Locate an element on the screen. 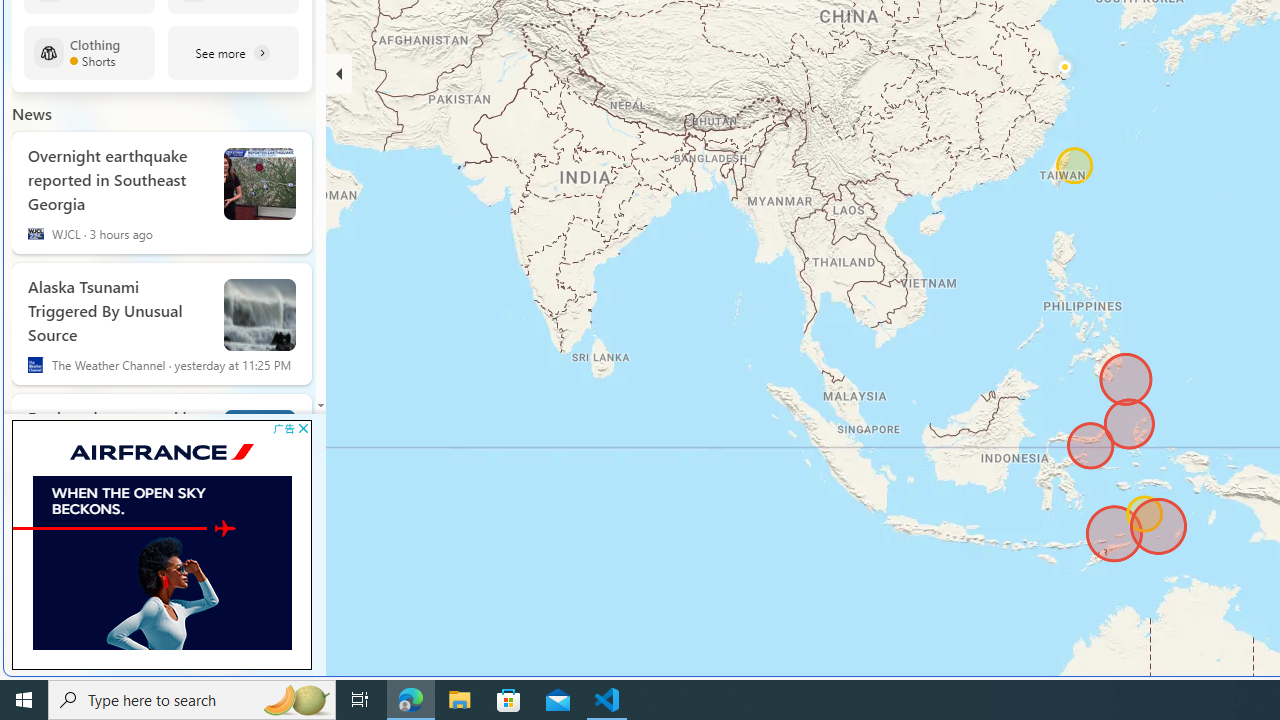 The image size is (1280, 720). 'The Weather Channel' is located at coordinates (35, 365).